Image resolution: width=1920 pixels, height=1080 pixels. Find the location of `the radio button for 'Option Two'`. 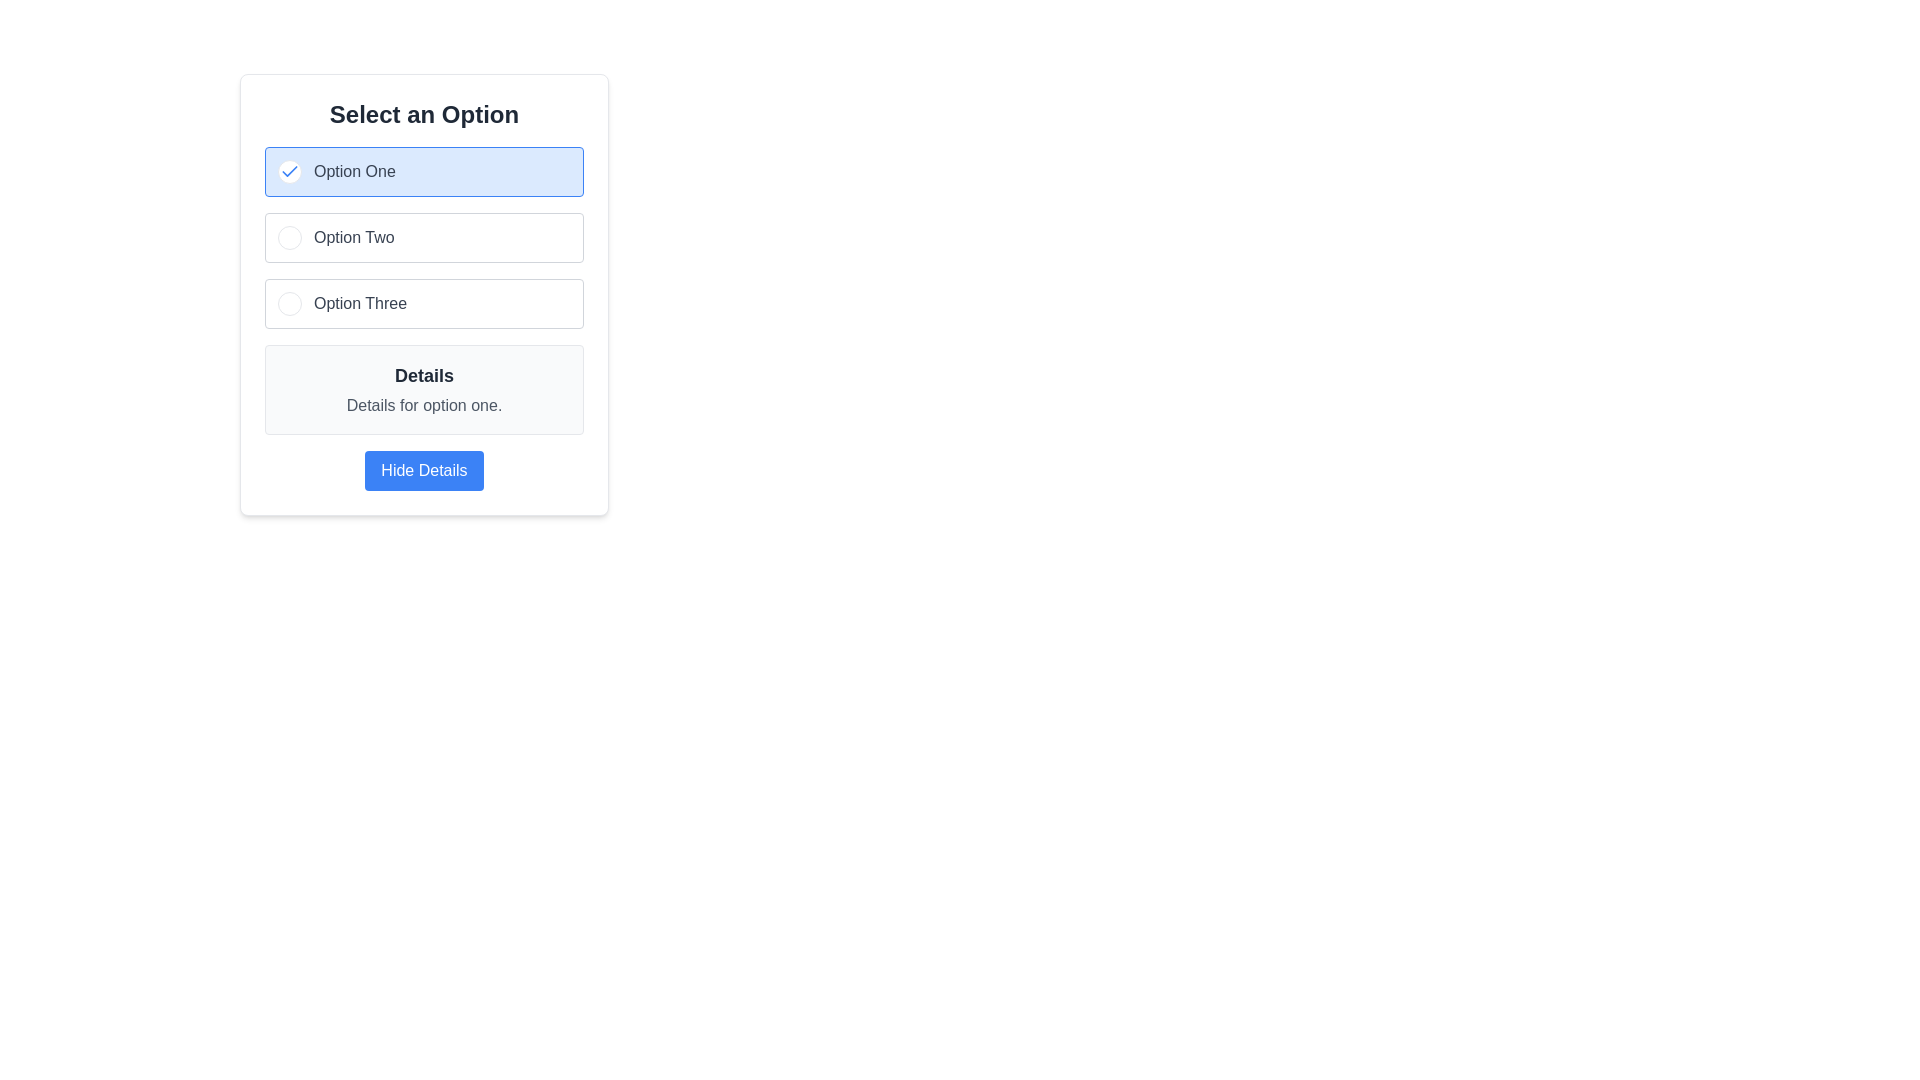

the radio button for 'Option Two' is located at coordinates (423, 237).